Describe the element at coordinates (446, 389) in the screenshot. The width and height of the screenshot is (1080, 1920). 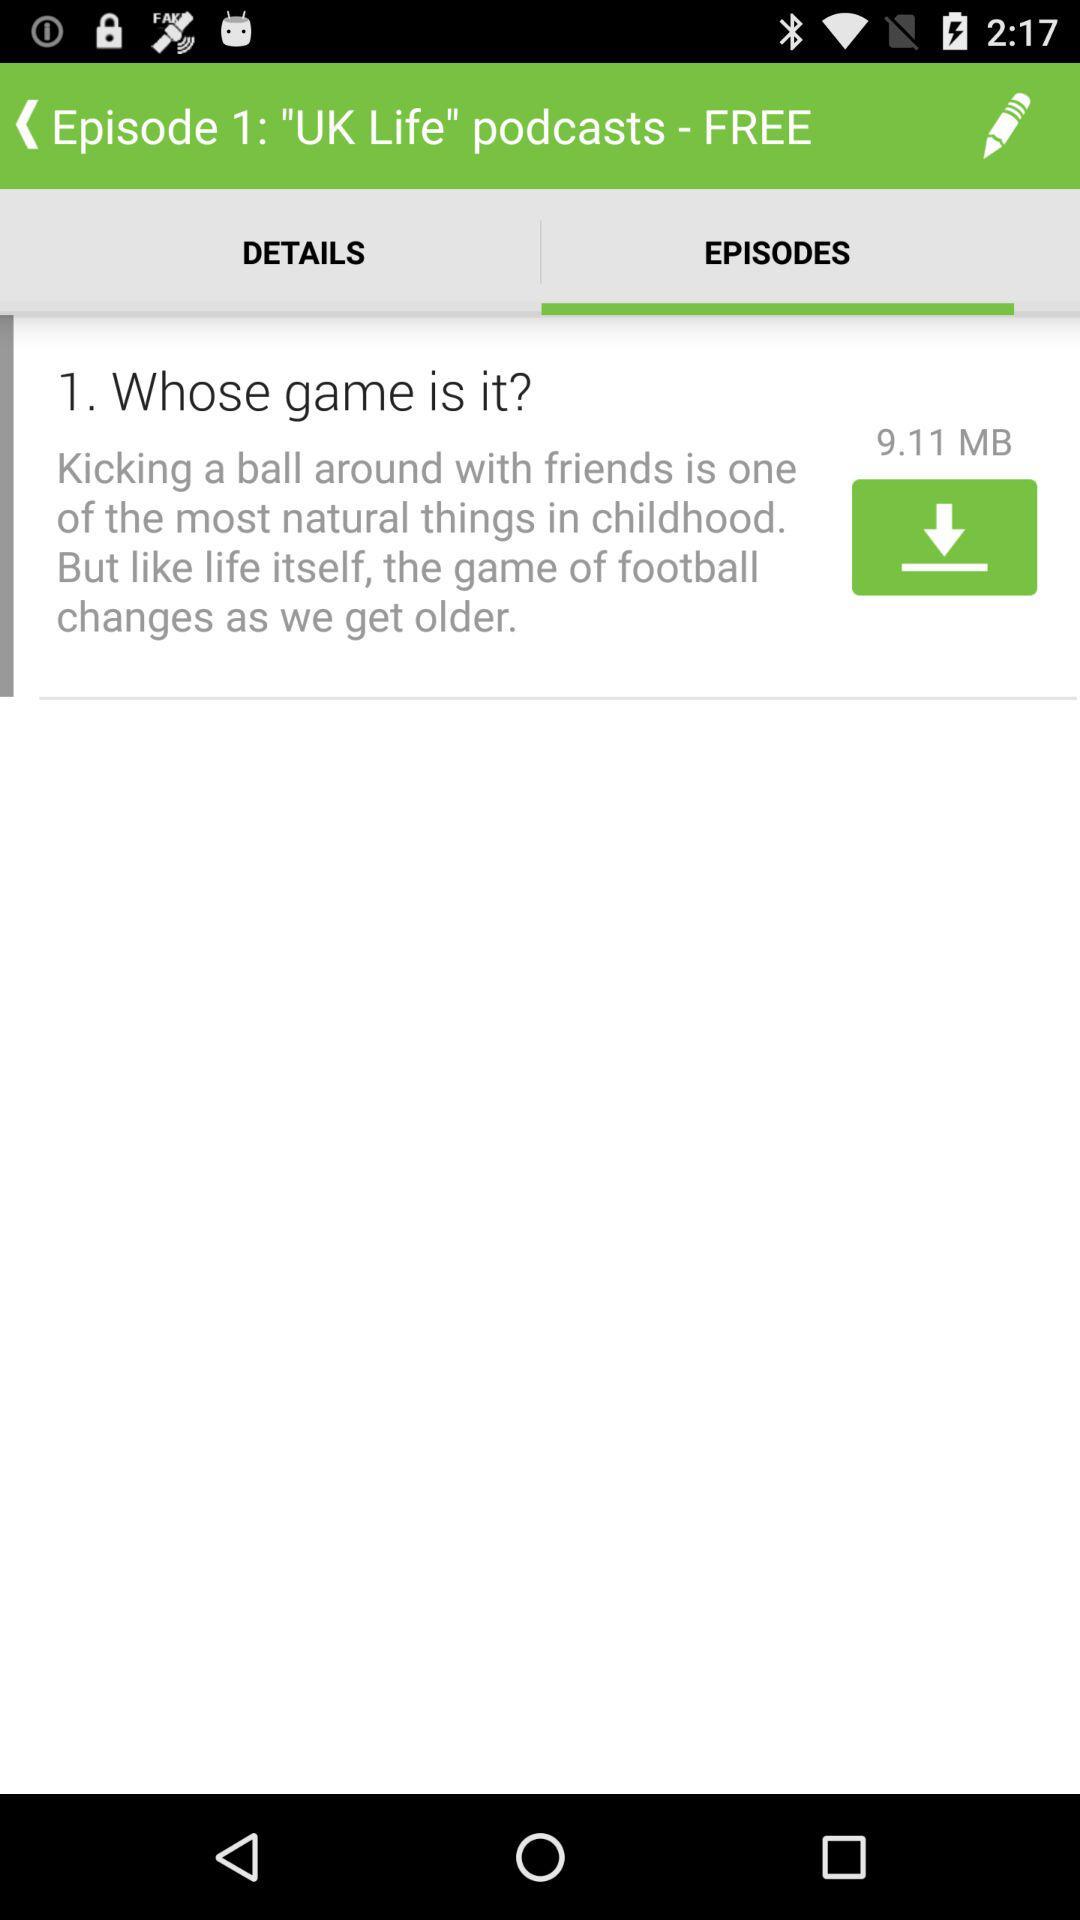
I see `1 whose game icon` at that location.